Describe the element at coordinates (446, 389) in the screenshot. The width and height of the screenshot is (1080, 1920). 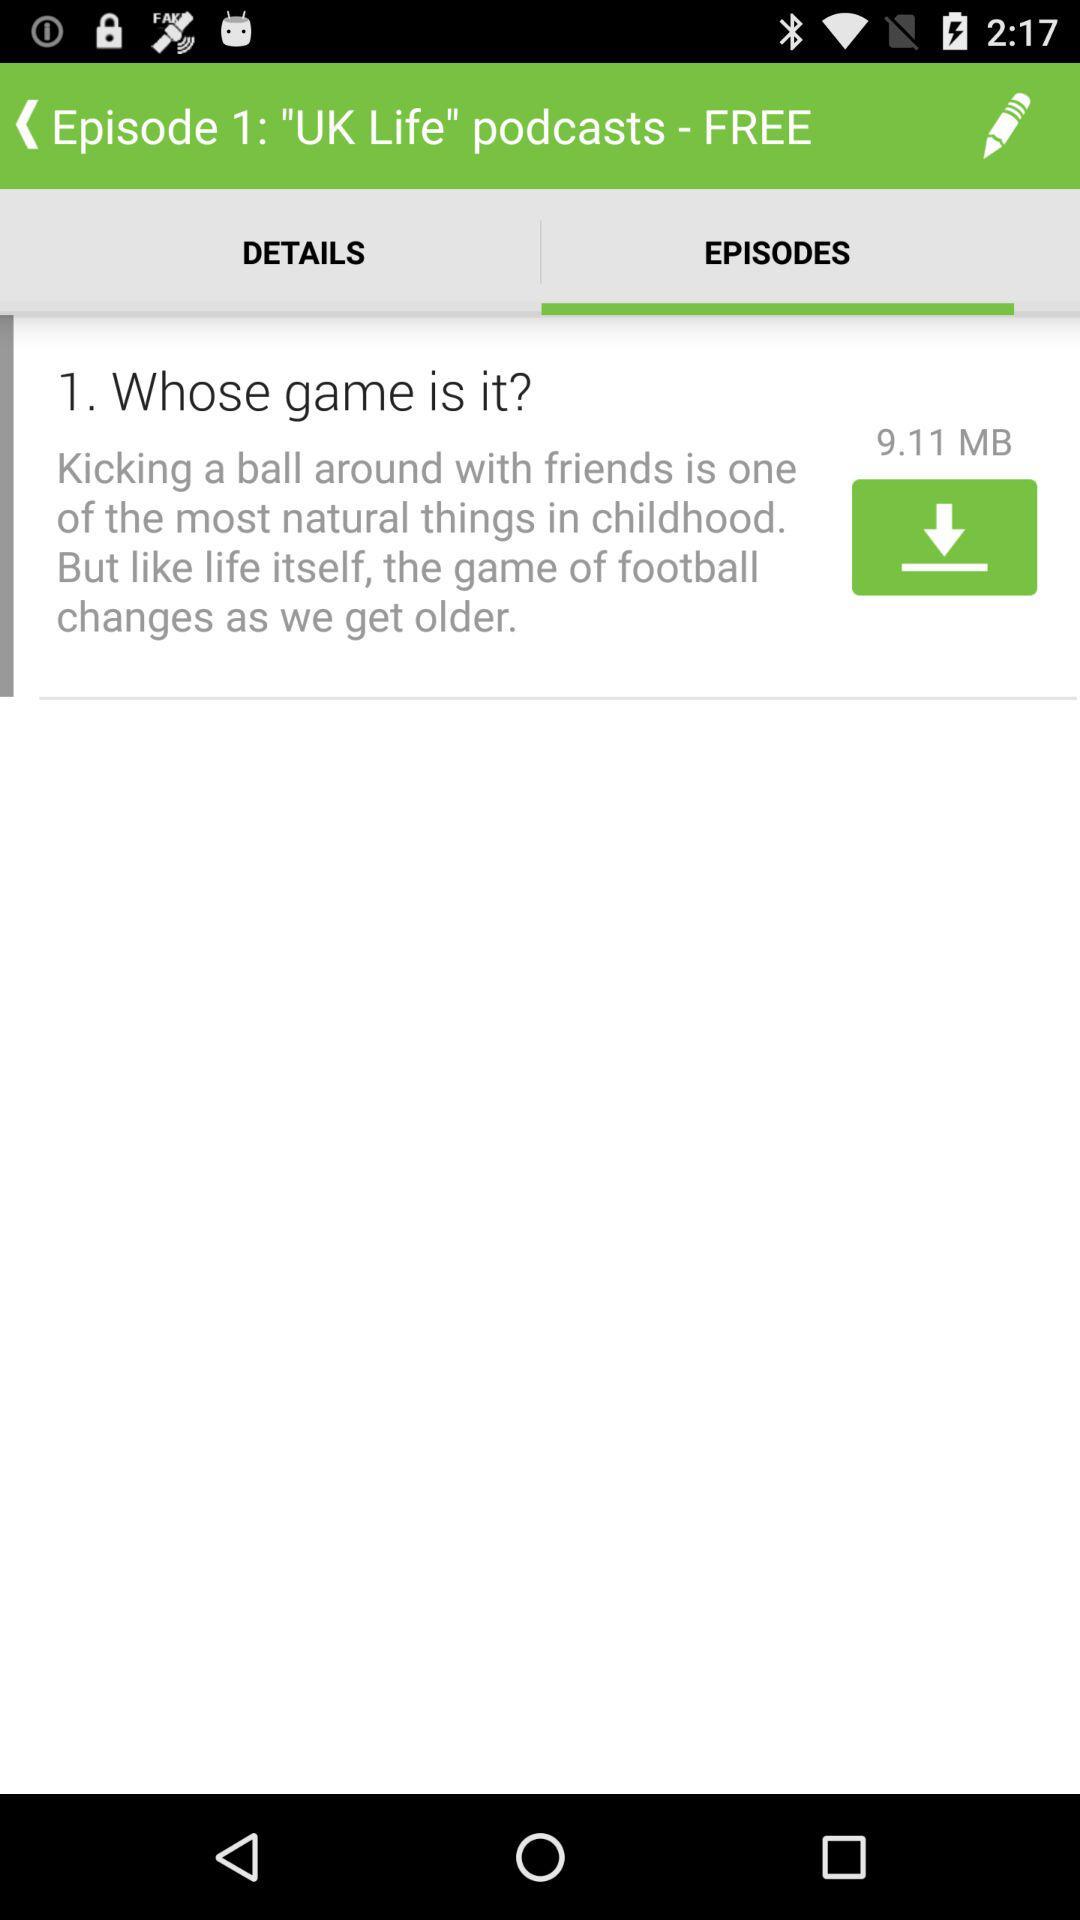
I see `1 whose game icon` at that location.